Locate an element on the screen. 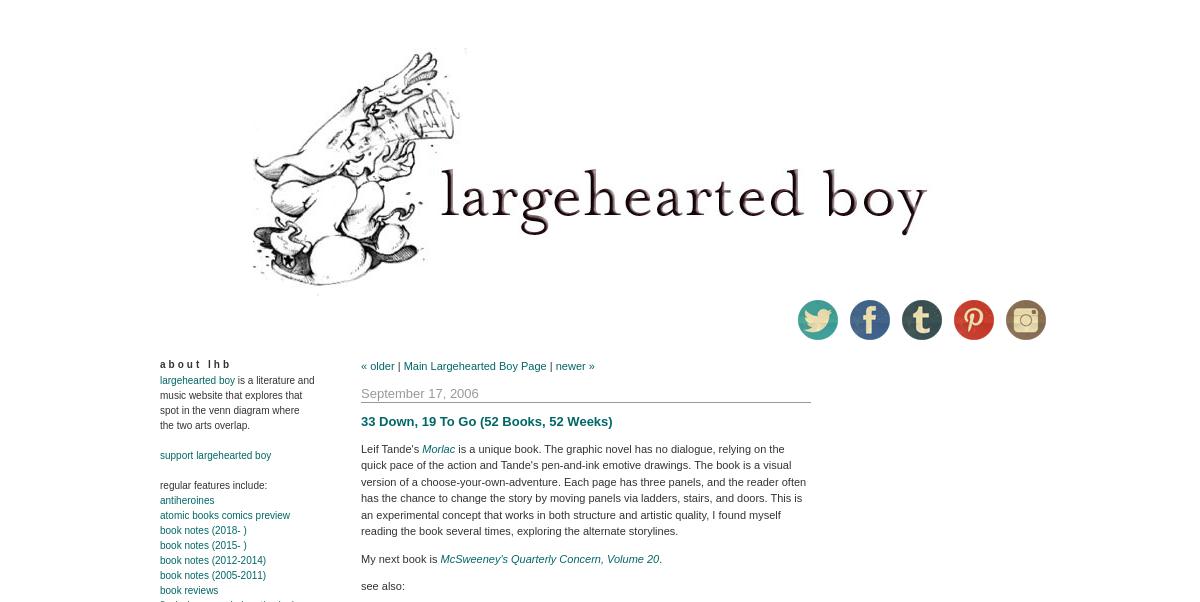  'Atomic Books Comics Preview' is located at coordinates (224, 514).